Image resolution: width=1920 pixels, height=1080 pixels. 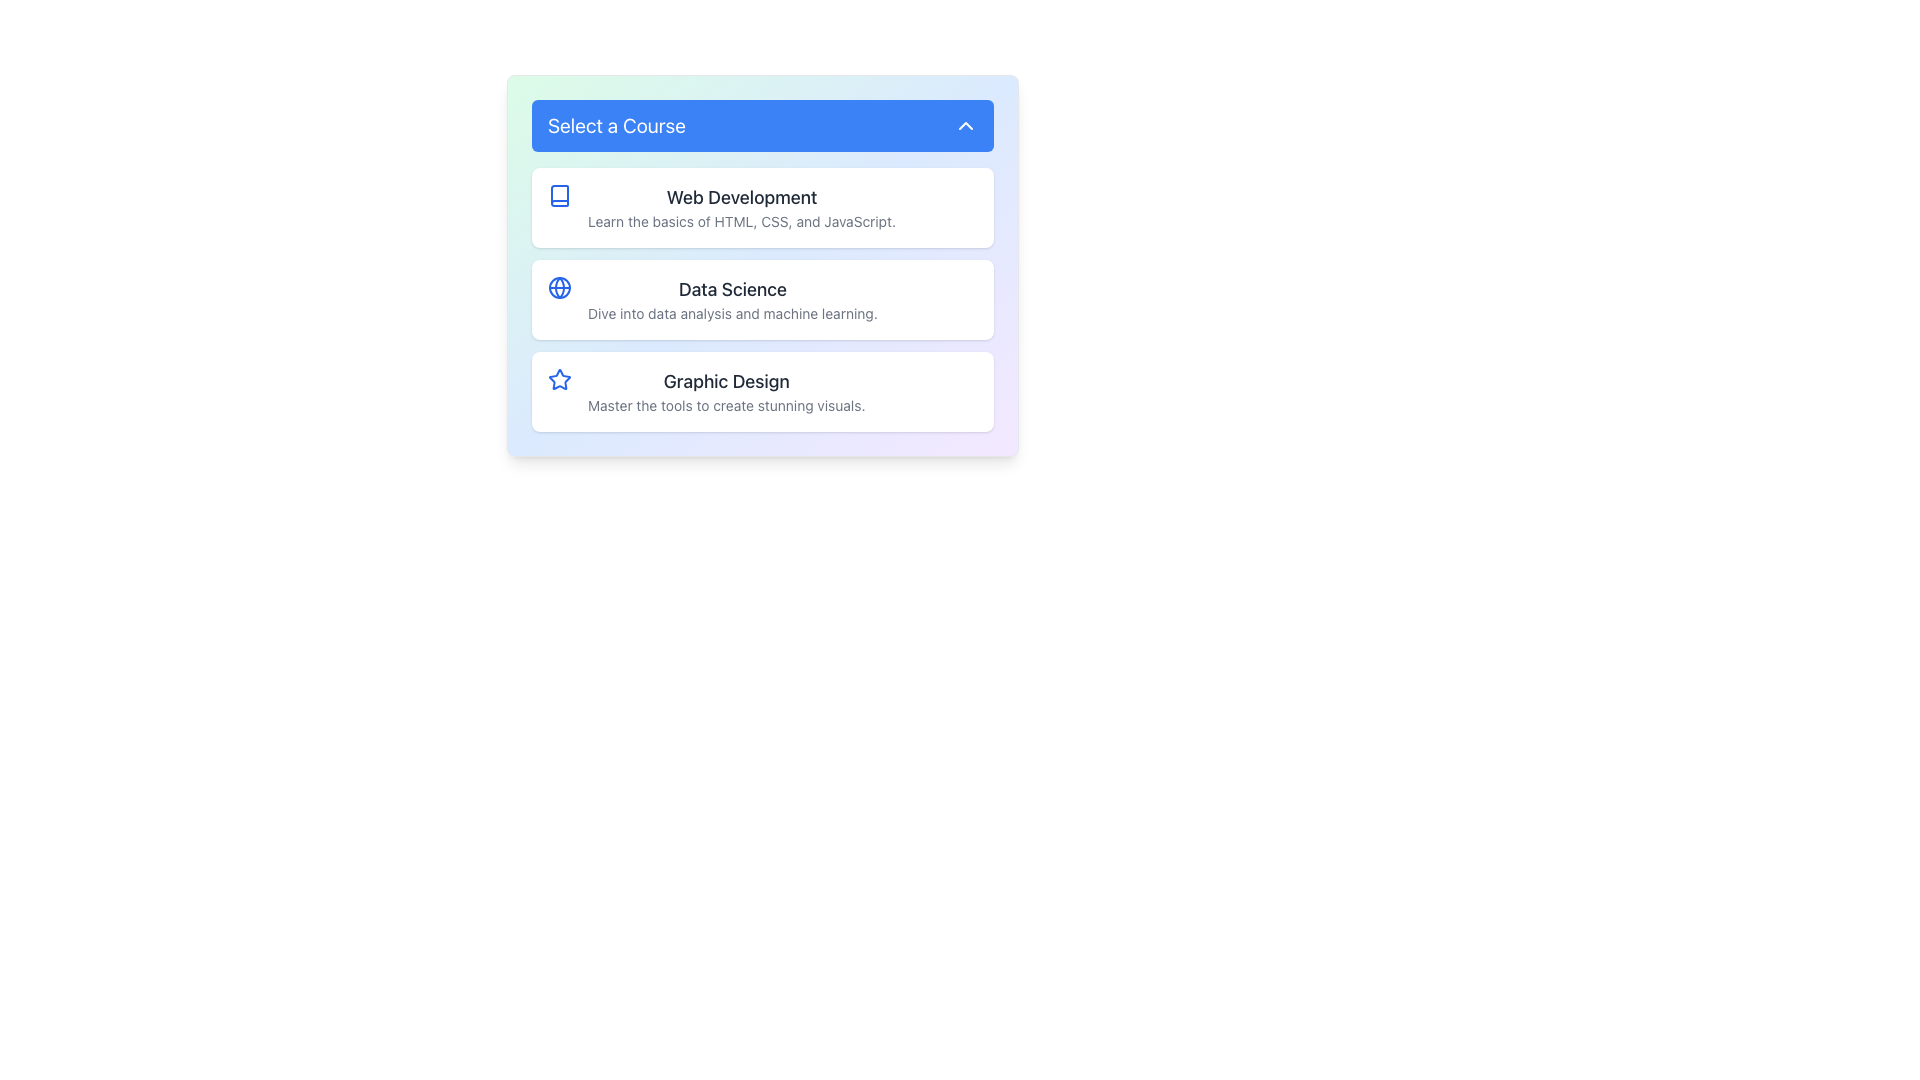 I want to click on text label that serves as the title of the course option, located at the center of the third course card in the 'Select a Course' section, so click(x=725, y=381).